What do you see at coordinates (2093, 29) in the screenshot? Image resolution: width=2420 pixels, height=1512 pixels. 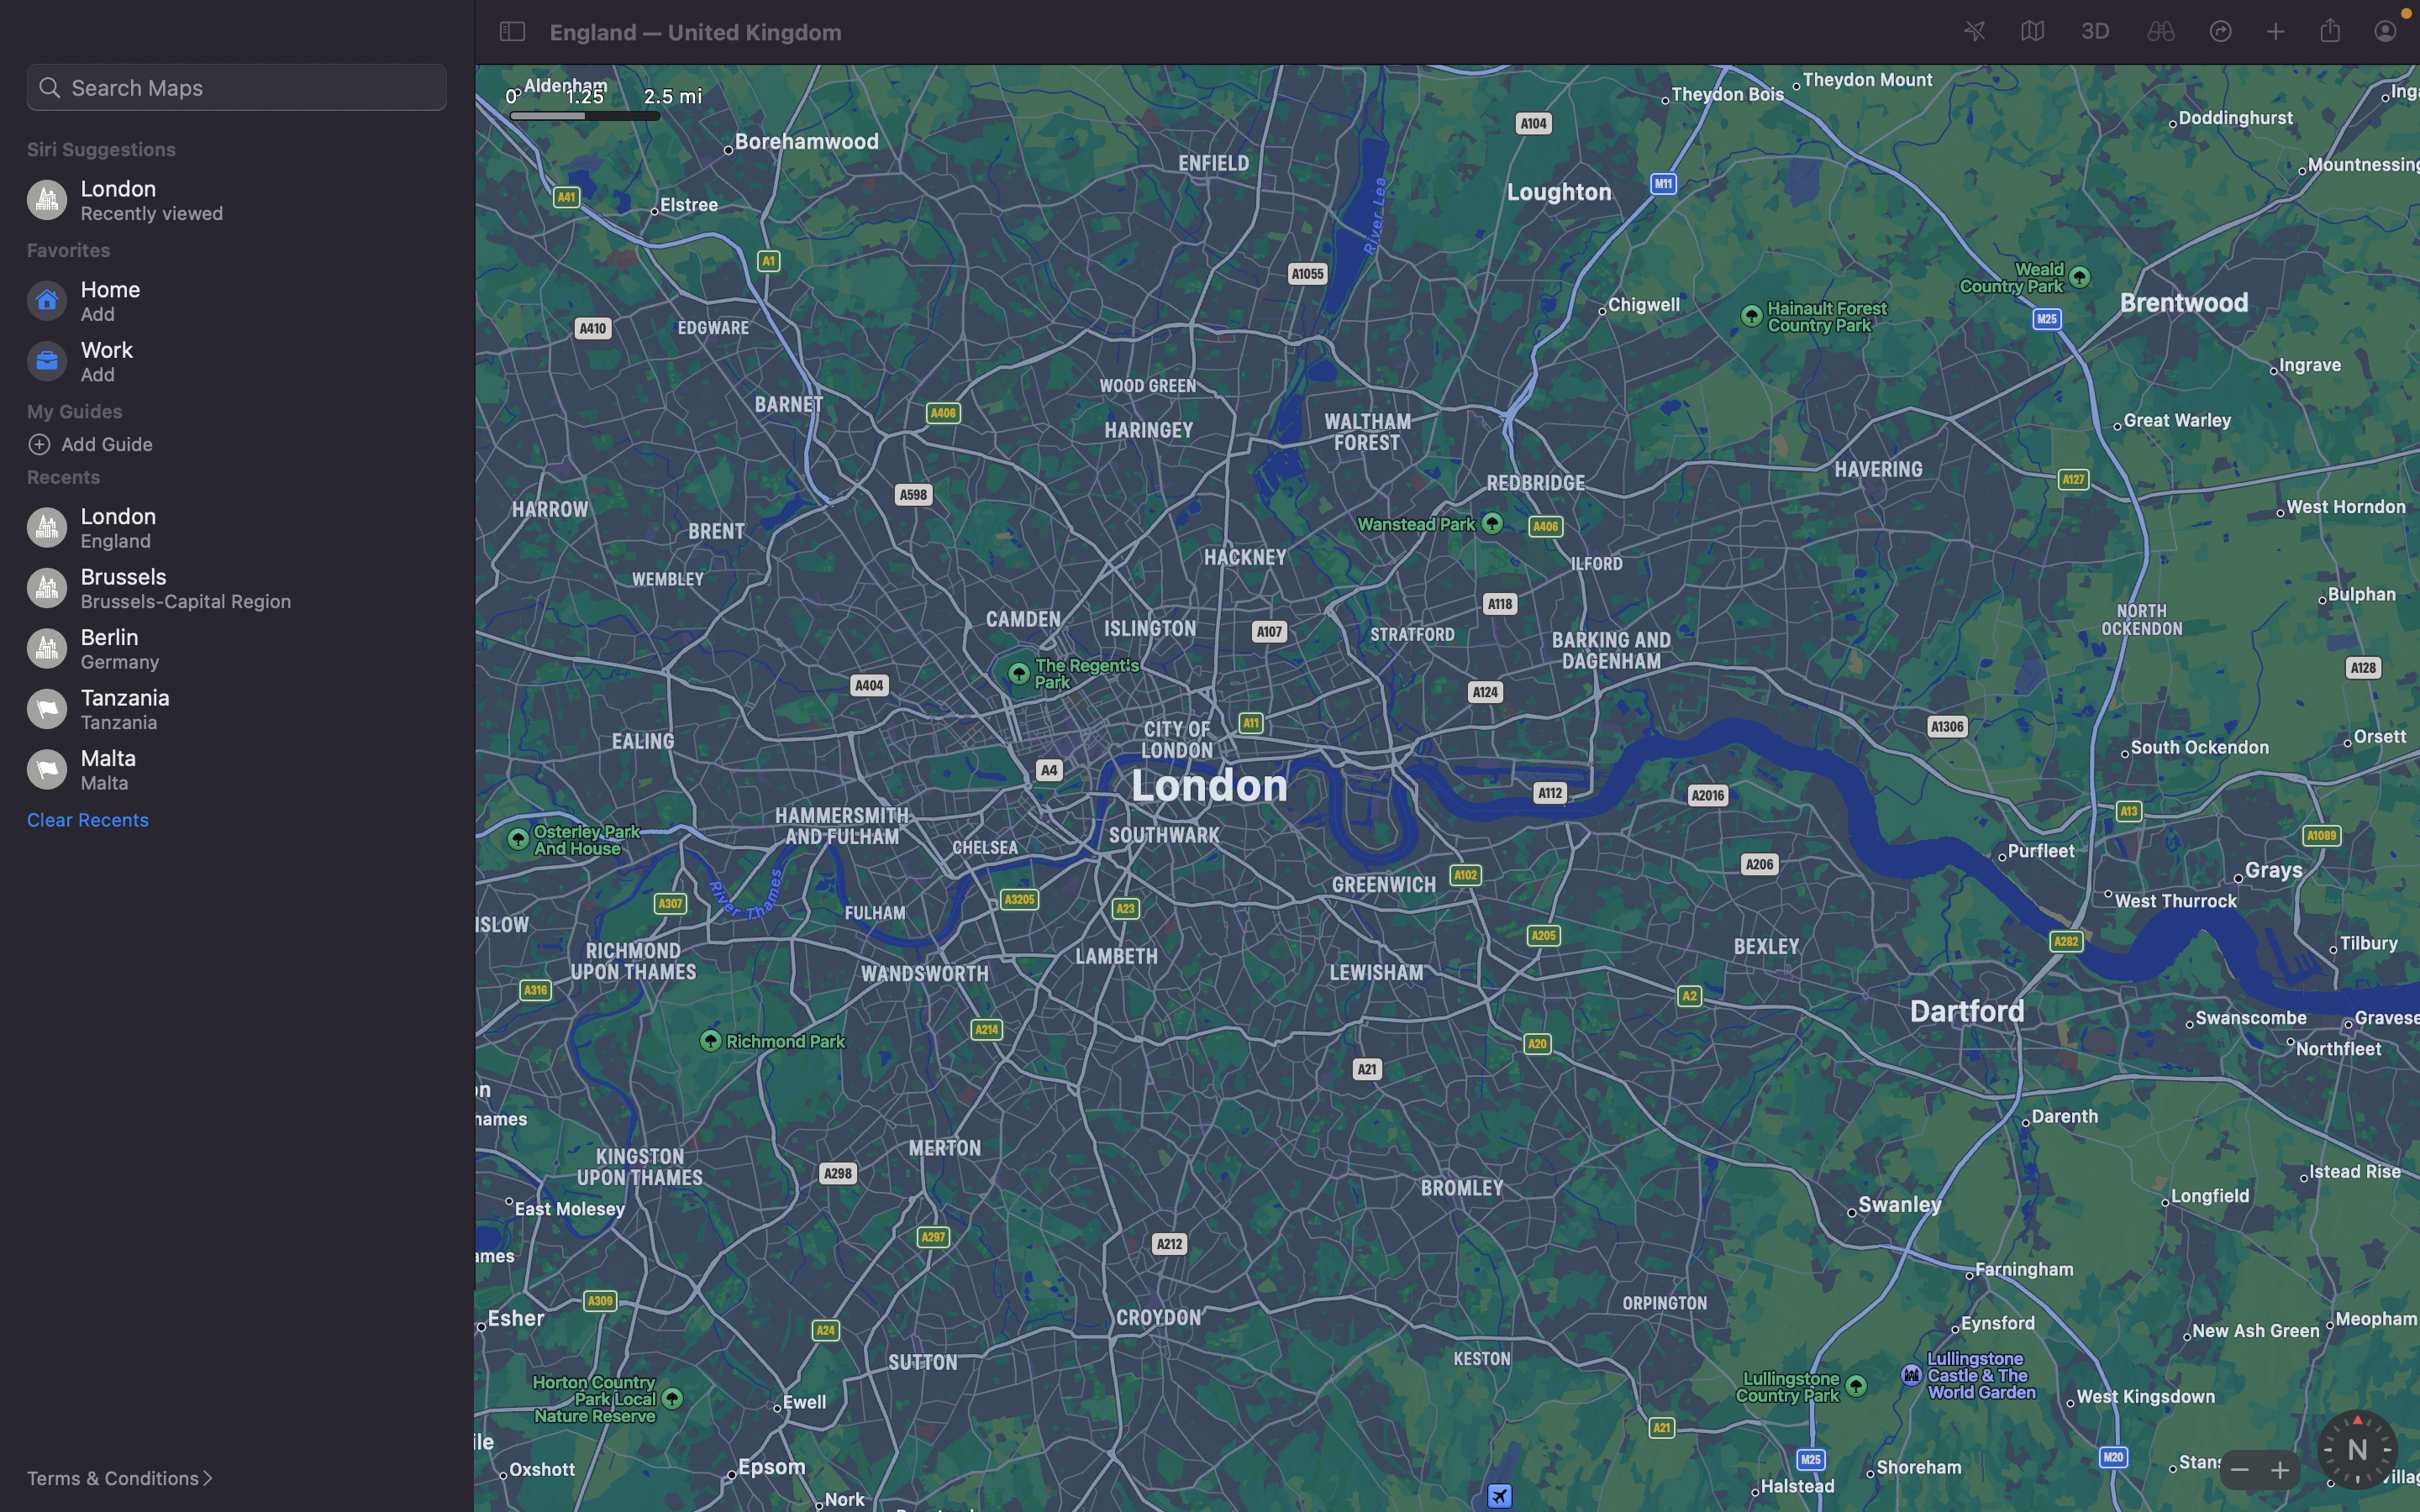 I see `View the map in three dimensional mode` at bounding box center [2093, 29].